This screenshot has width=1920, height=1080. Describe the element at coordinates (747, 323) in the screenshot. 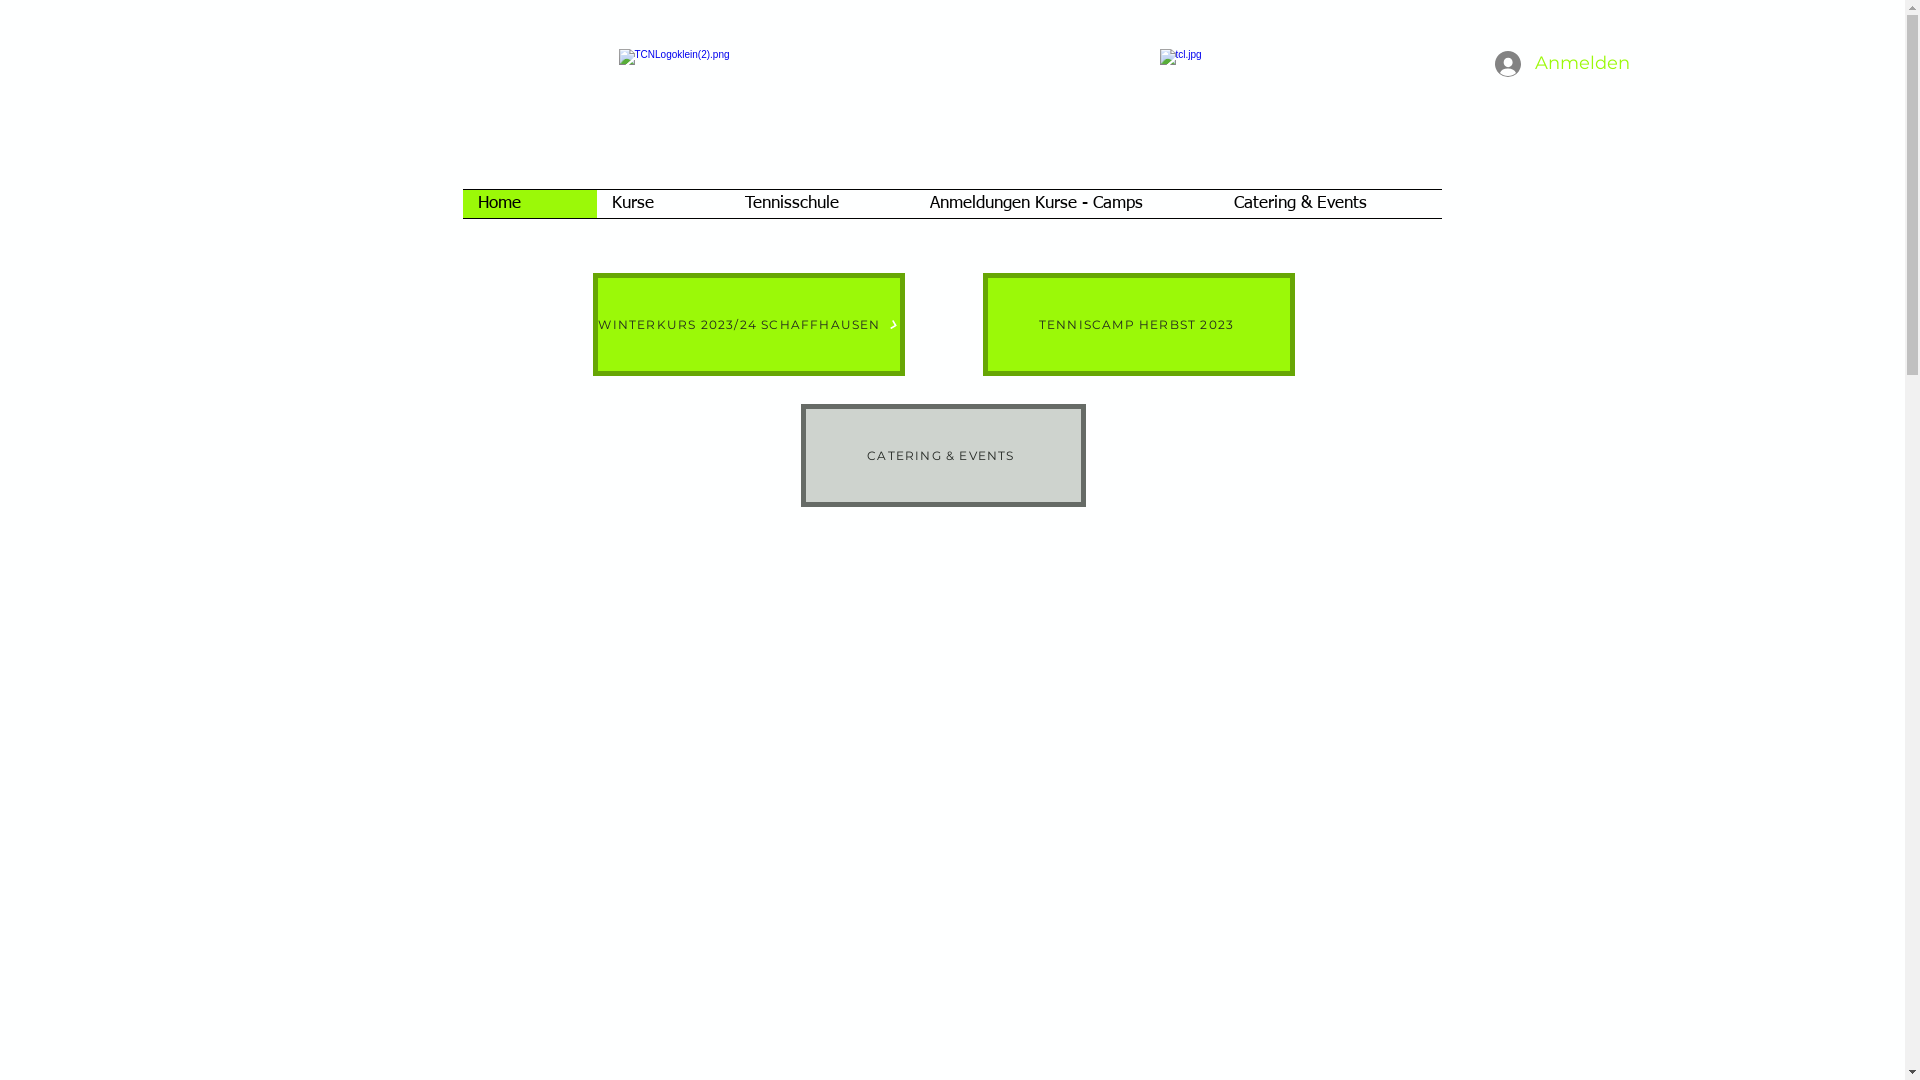

I see `'WINTERKURS 2023/24 SCHAFFHAUSEN'` at that location.